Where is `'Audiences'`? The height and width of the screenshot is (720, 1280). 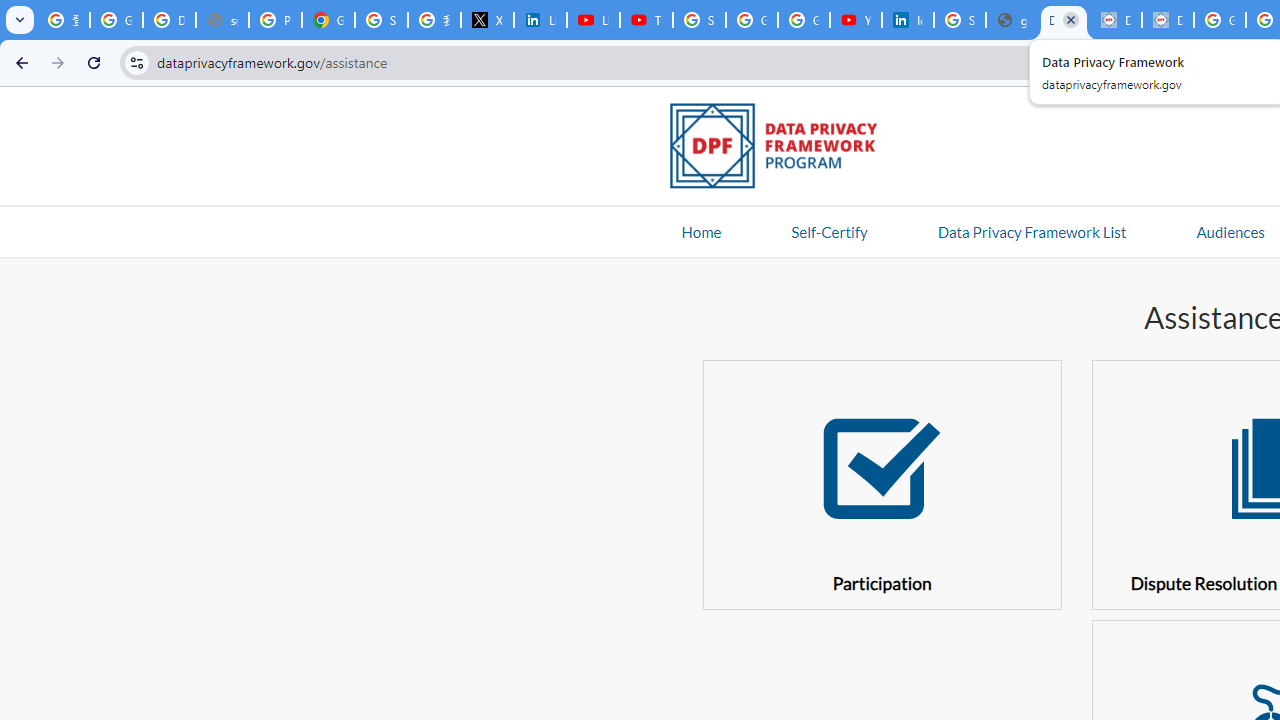 'Audiences' is located at coordinates (1229, 230).